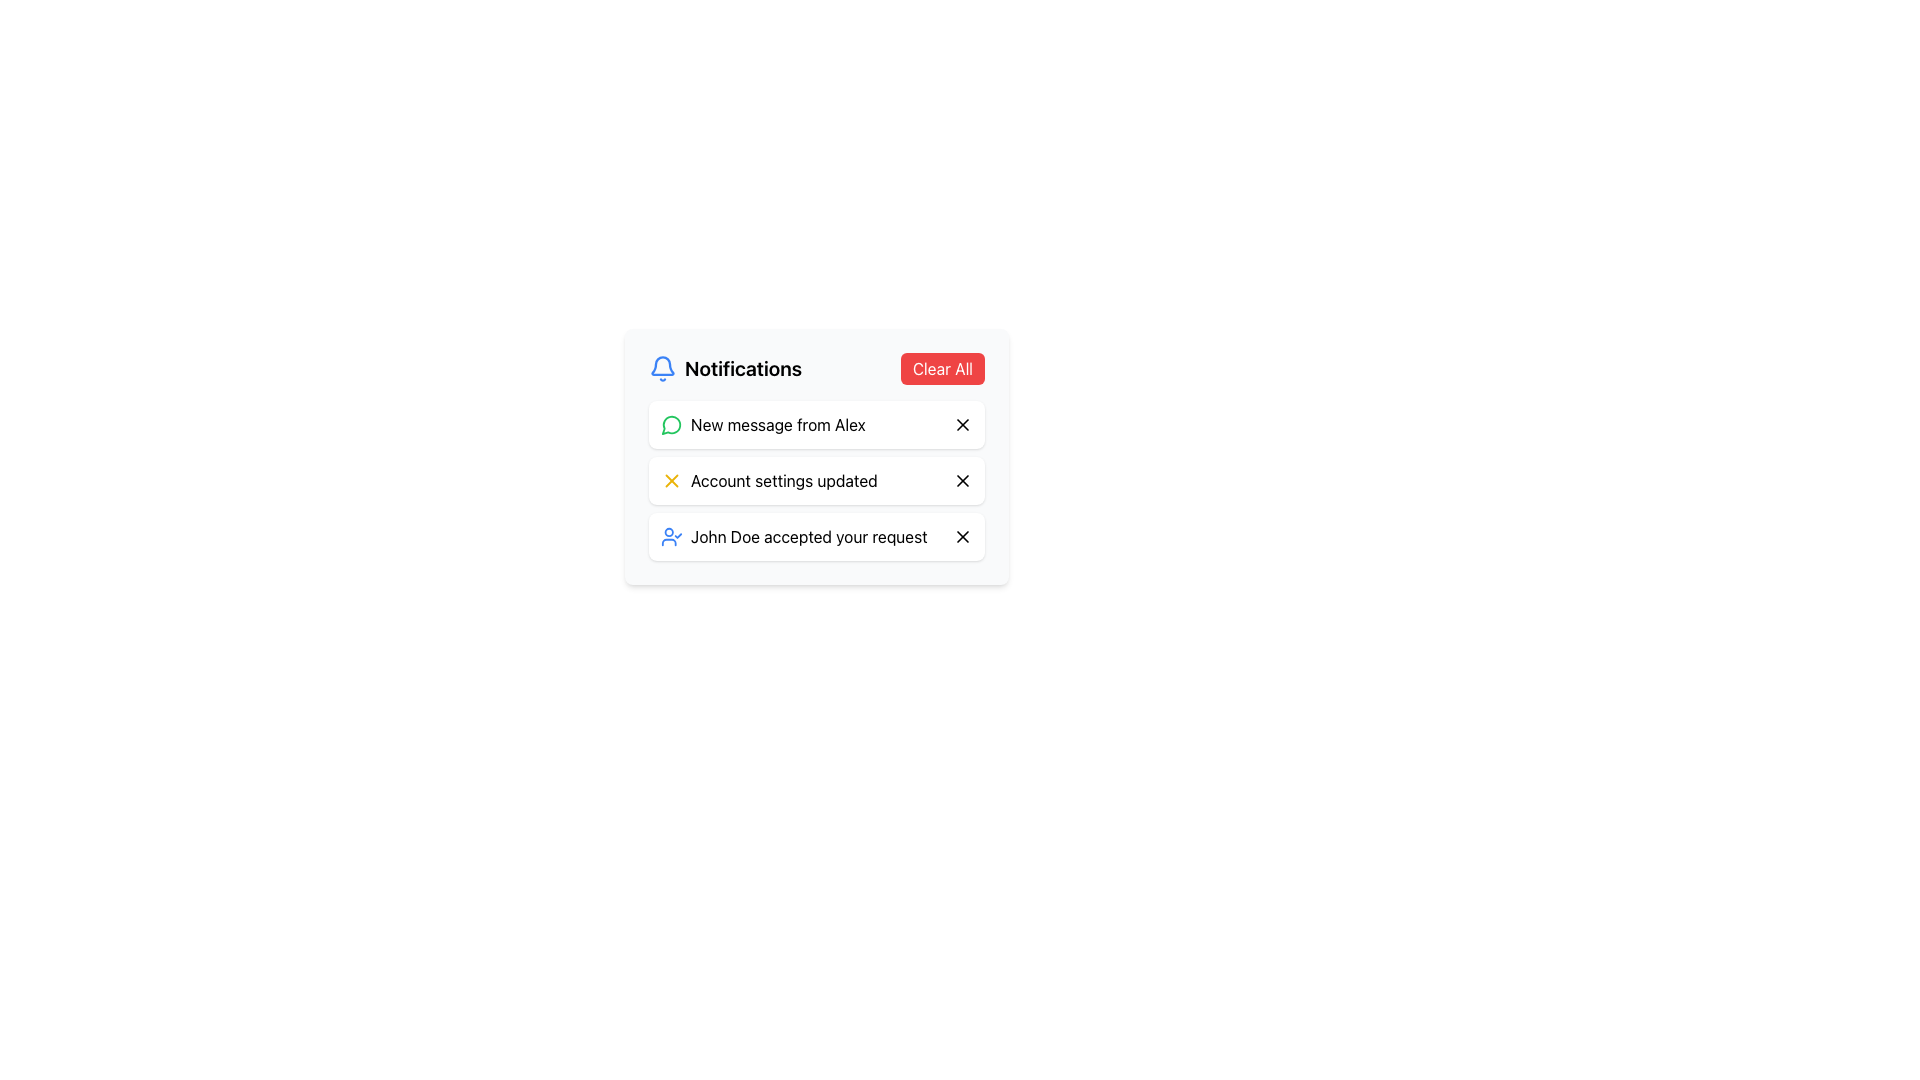 The width and height of the screenshot is (1920, 1080). I want to click on text of the Notification Item that indicates 'John Doe accepted your request', which is visually represented by a small user icon with a checkmark and styled in a regular black font, so click(793, 535).